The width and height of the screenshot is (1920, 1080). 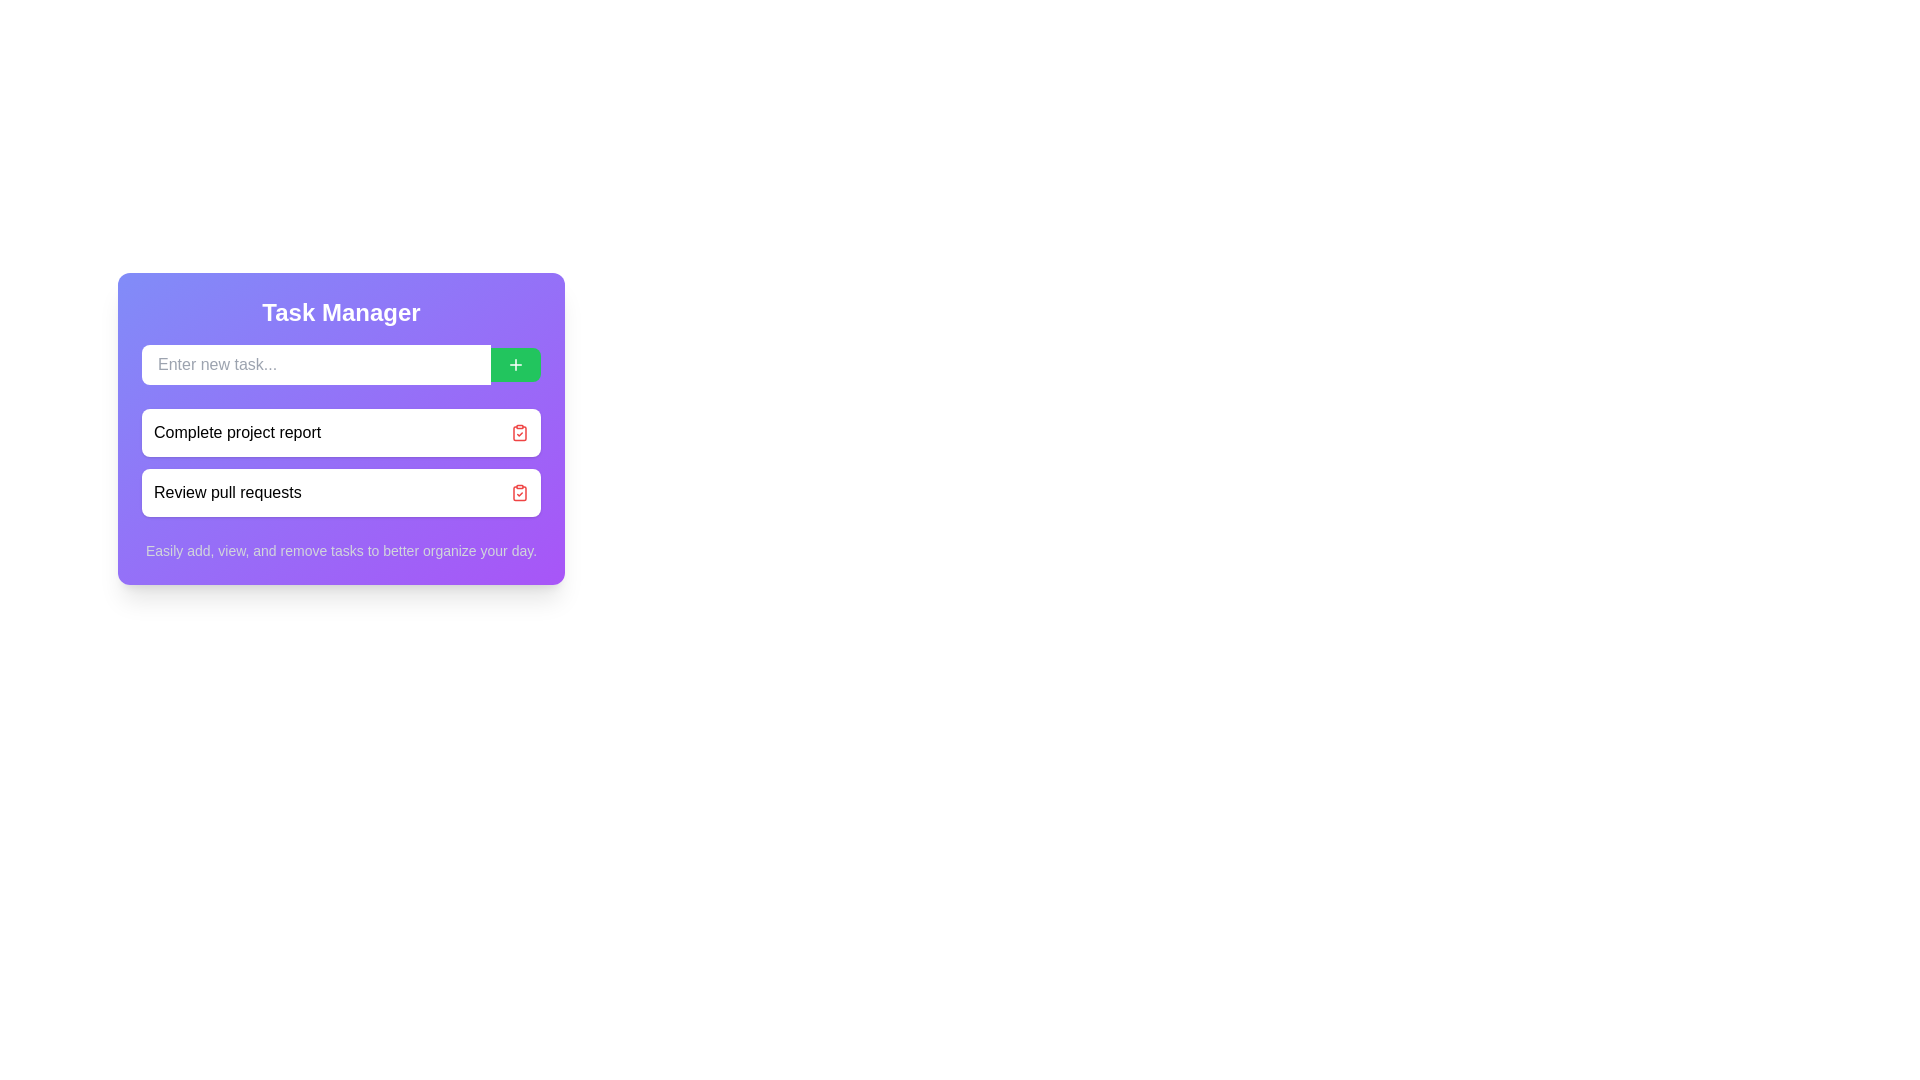 I want to click on the small rectangular button with a green background and a white plus symbol, located on the right side of the input field labeled 'Enter new task...', so click(x=515, y=365).